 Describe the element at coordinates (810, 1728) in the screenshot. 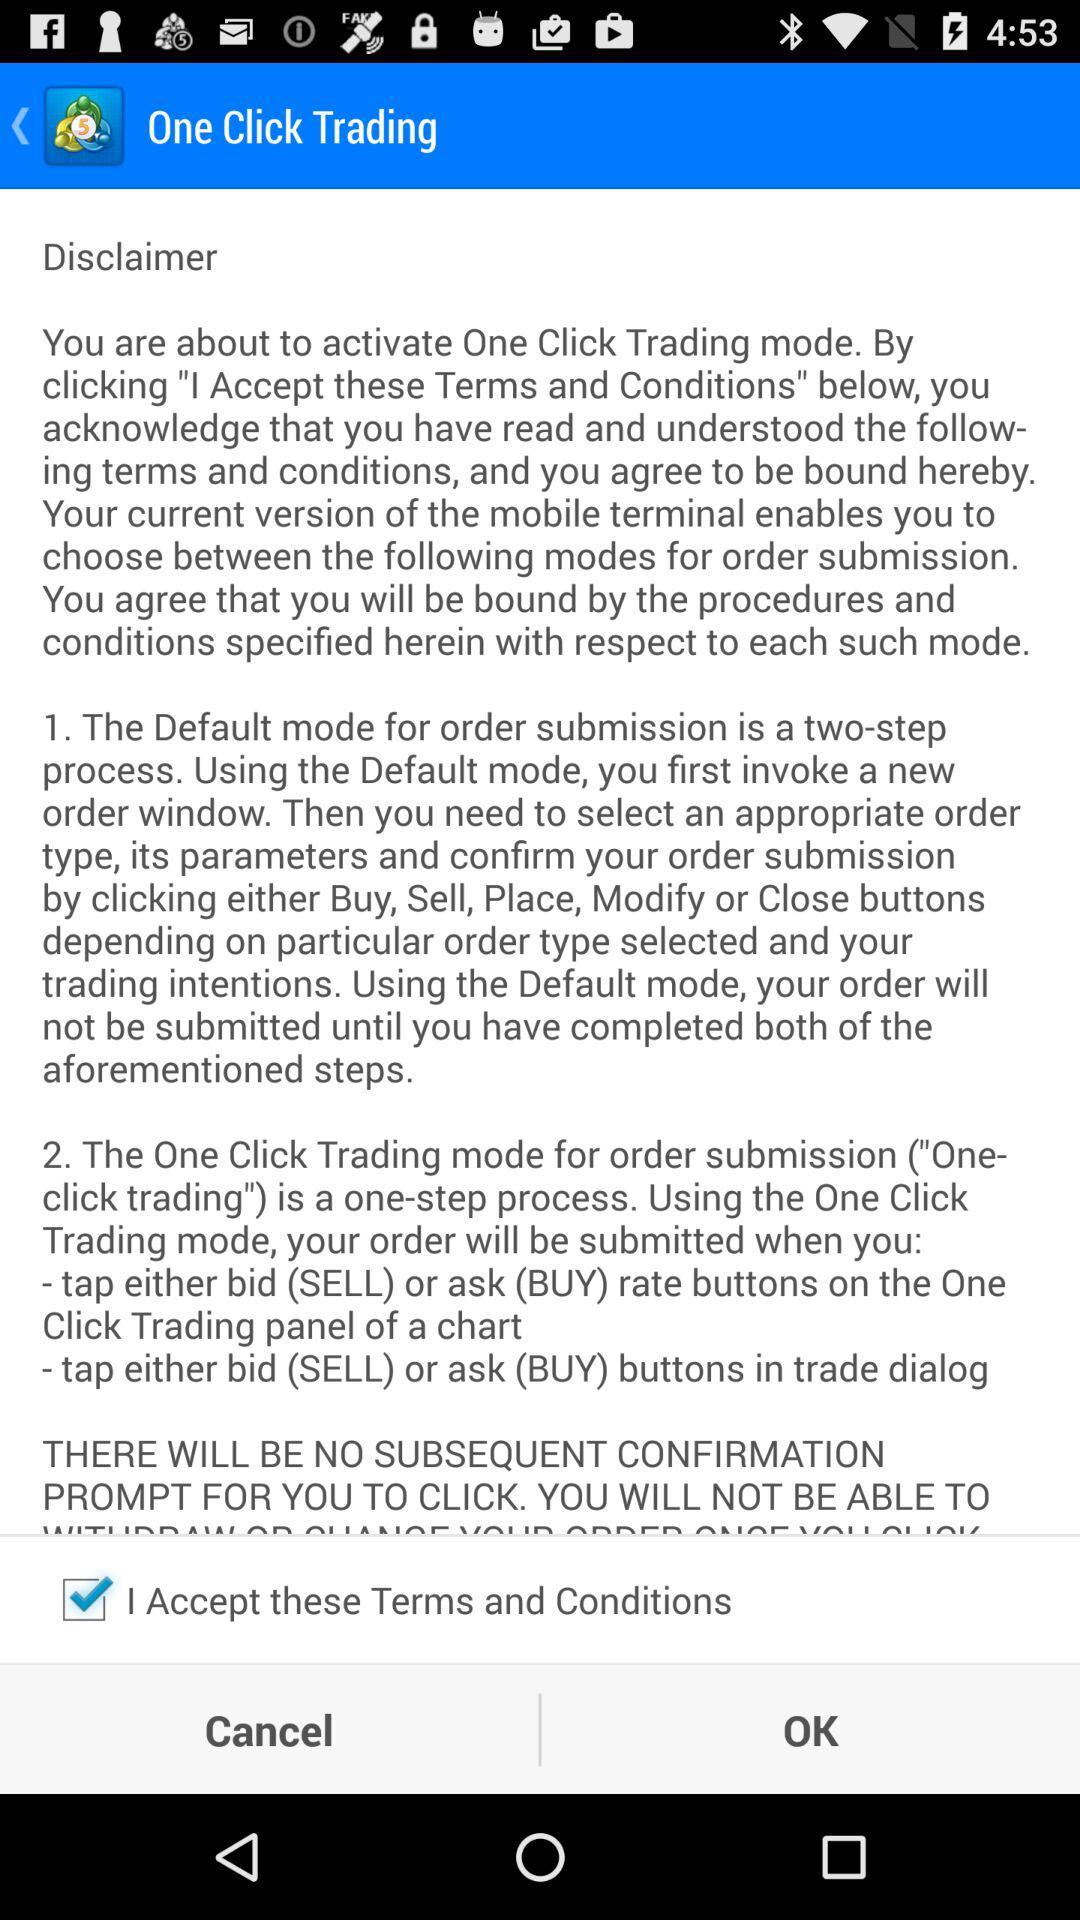

I see `the ok item` at that location.